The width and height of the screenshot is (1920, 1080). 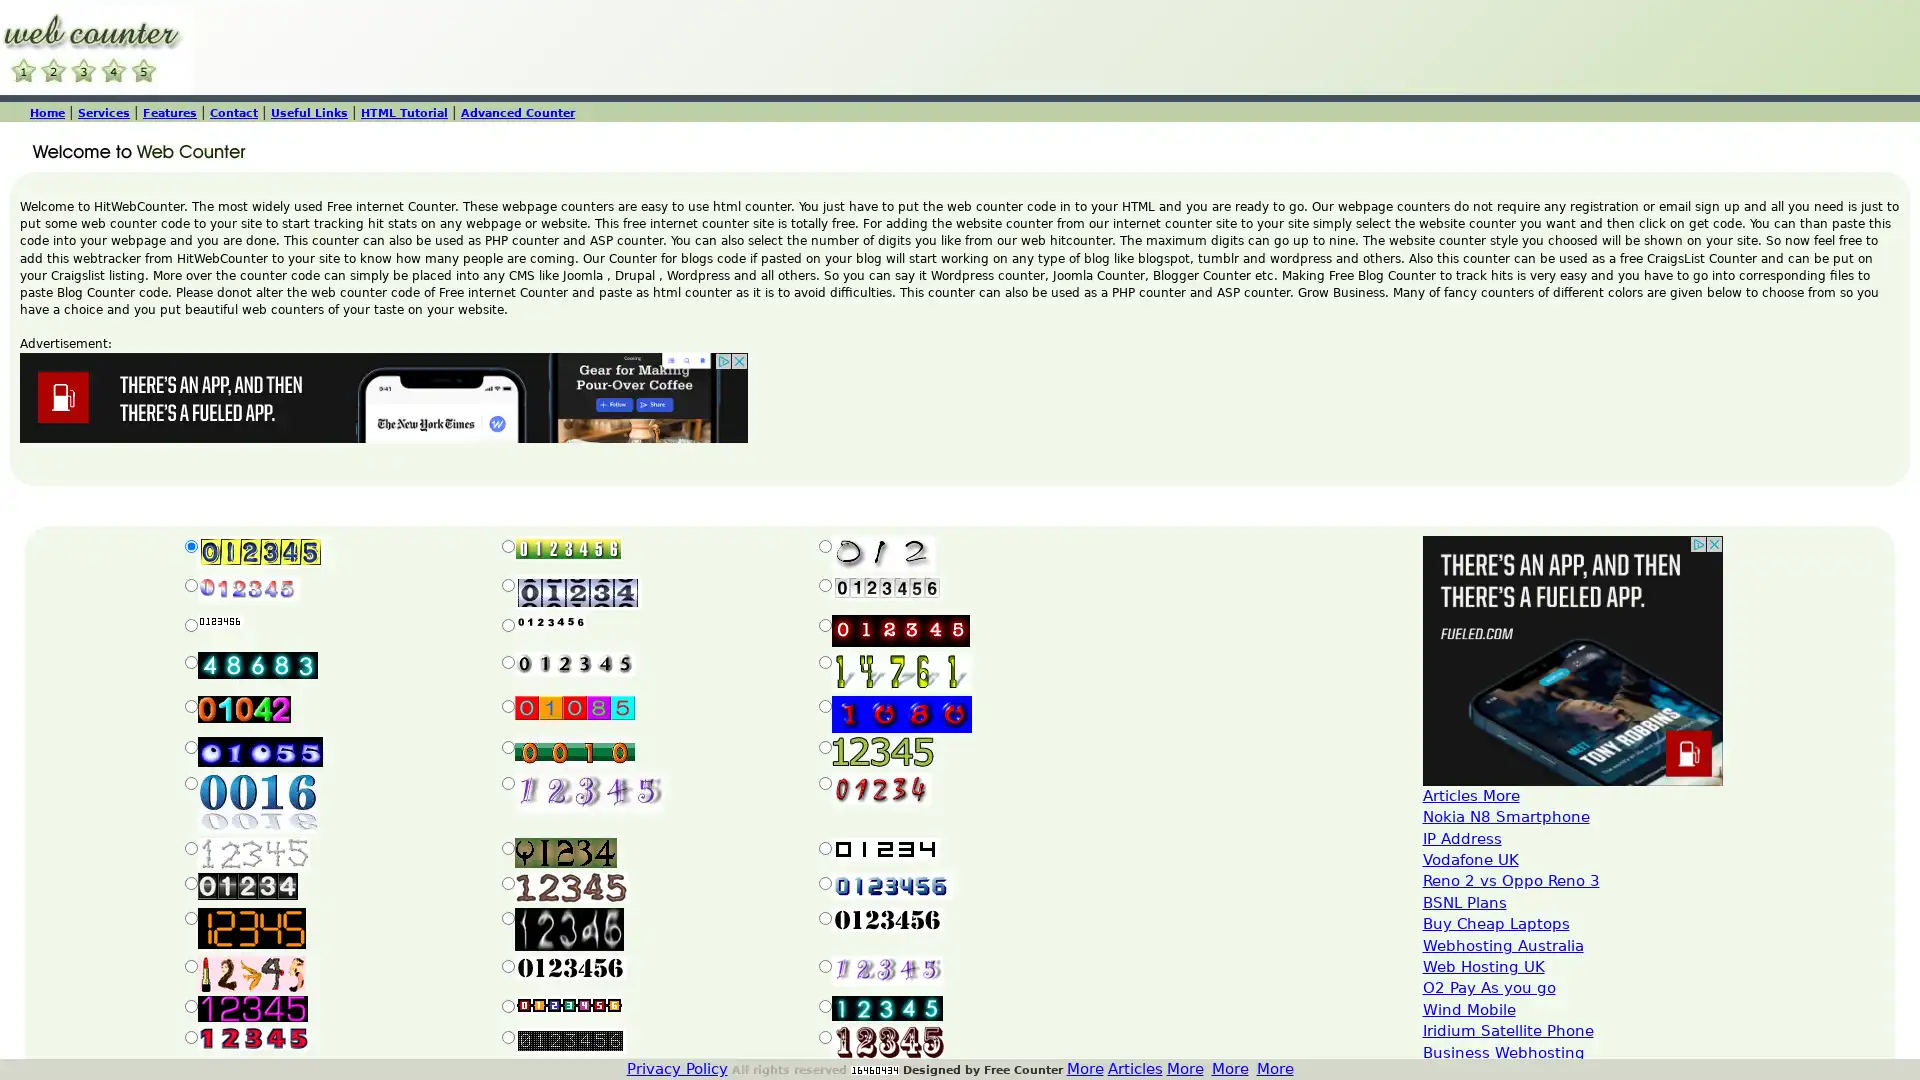 I want to click on Submit, so click(x=564, y=852).